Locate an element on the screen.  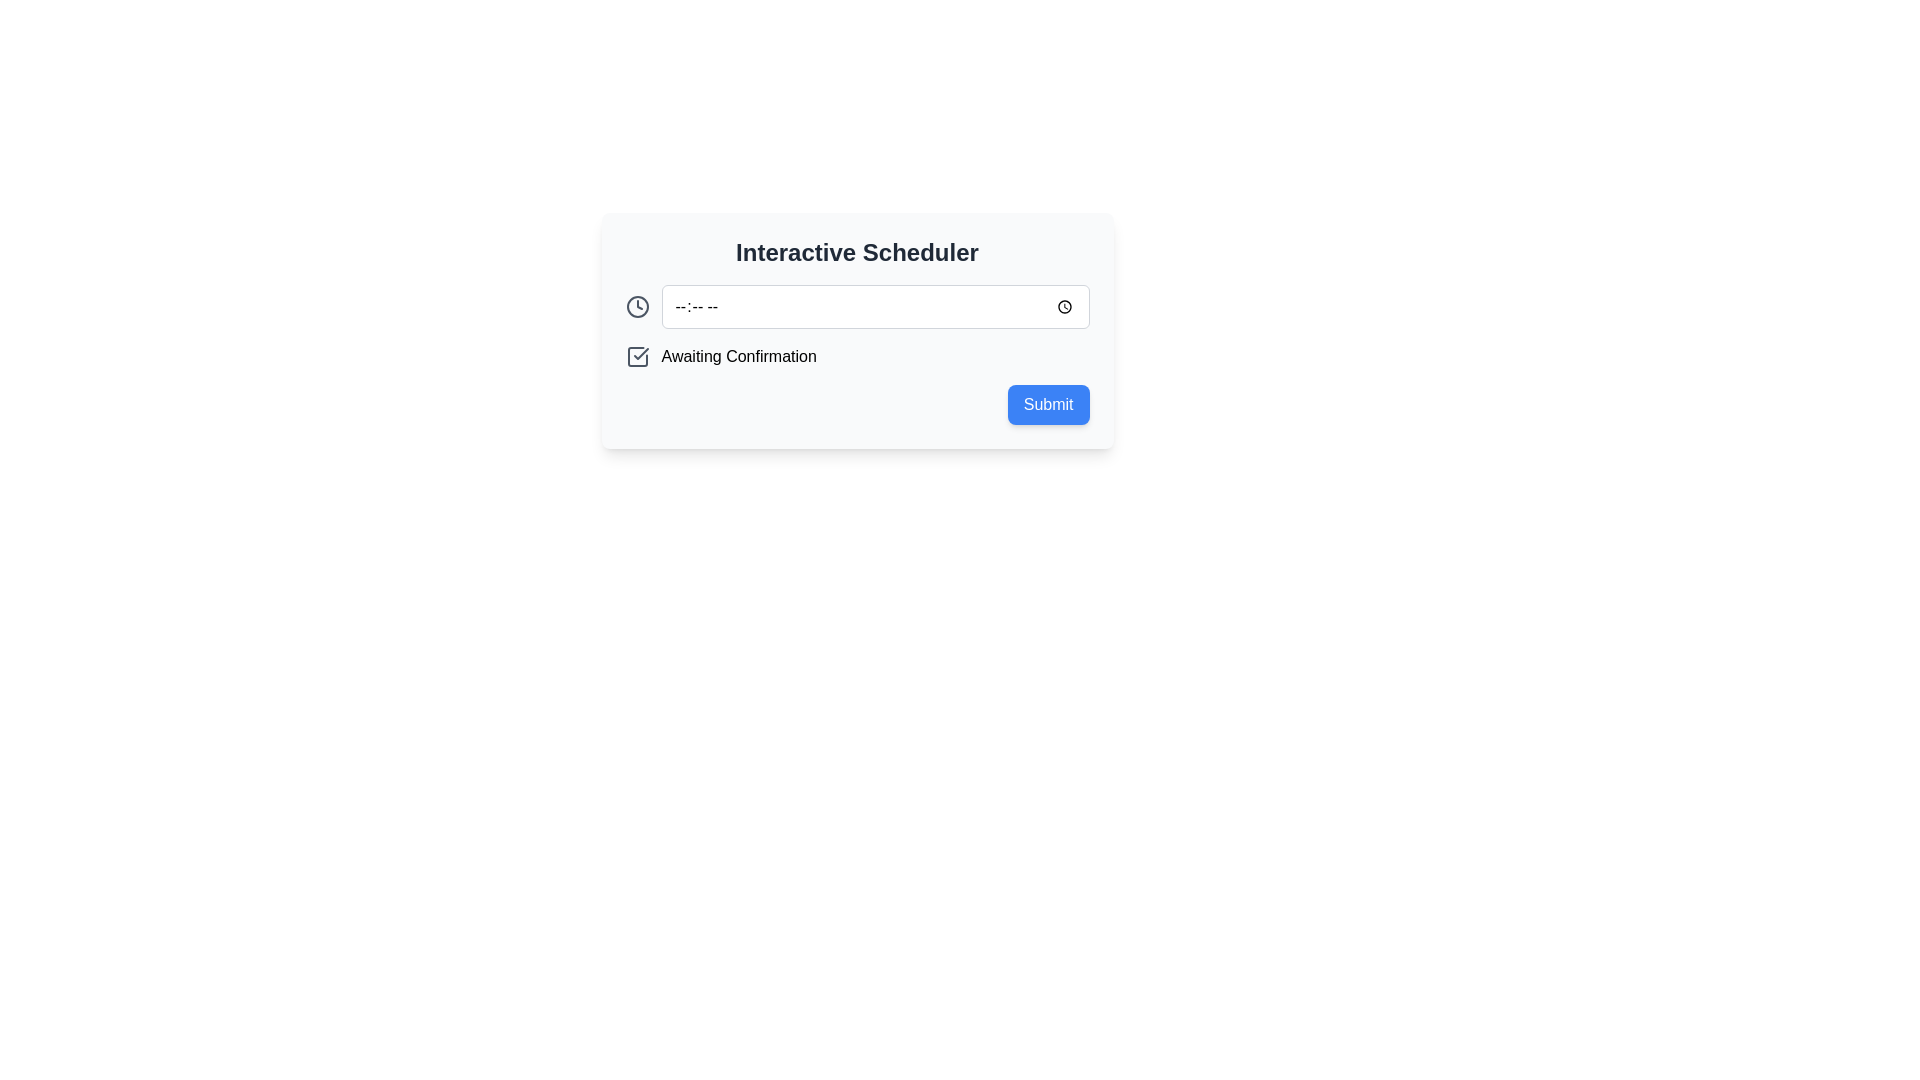
the SVG circle element representing the clock's boundary, which is visually depicted as the clock face on the left side of the input field displaying a placeholder '--:-- --' is located at coordinates (636, 307).